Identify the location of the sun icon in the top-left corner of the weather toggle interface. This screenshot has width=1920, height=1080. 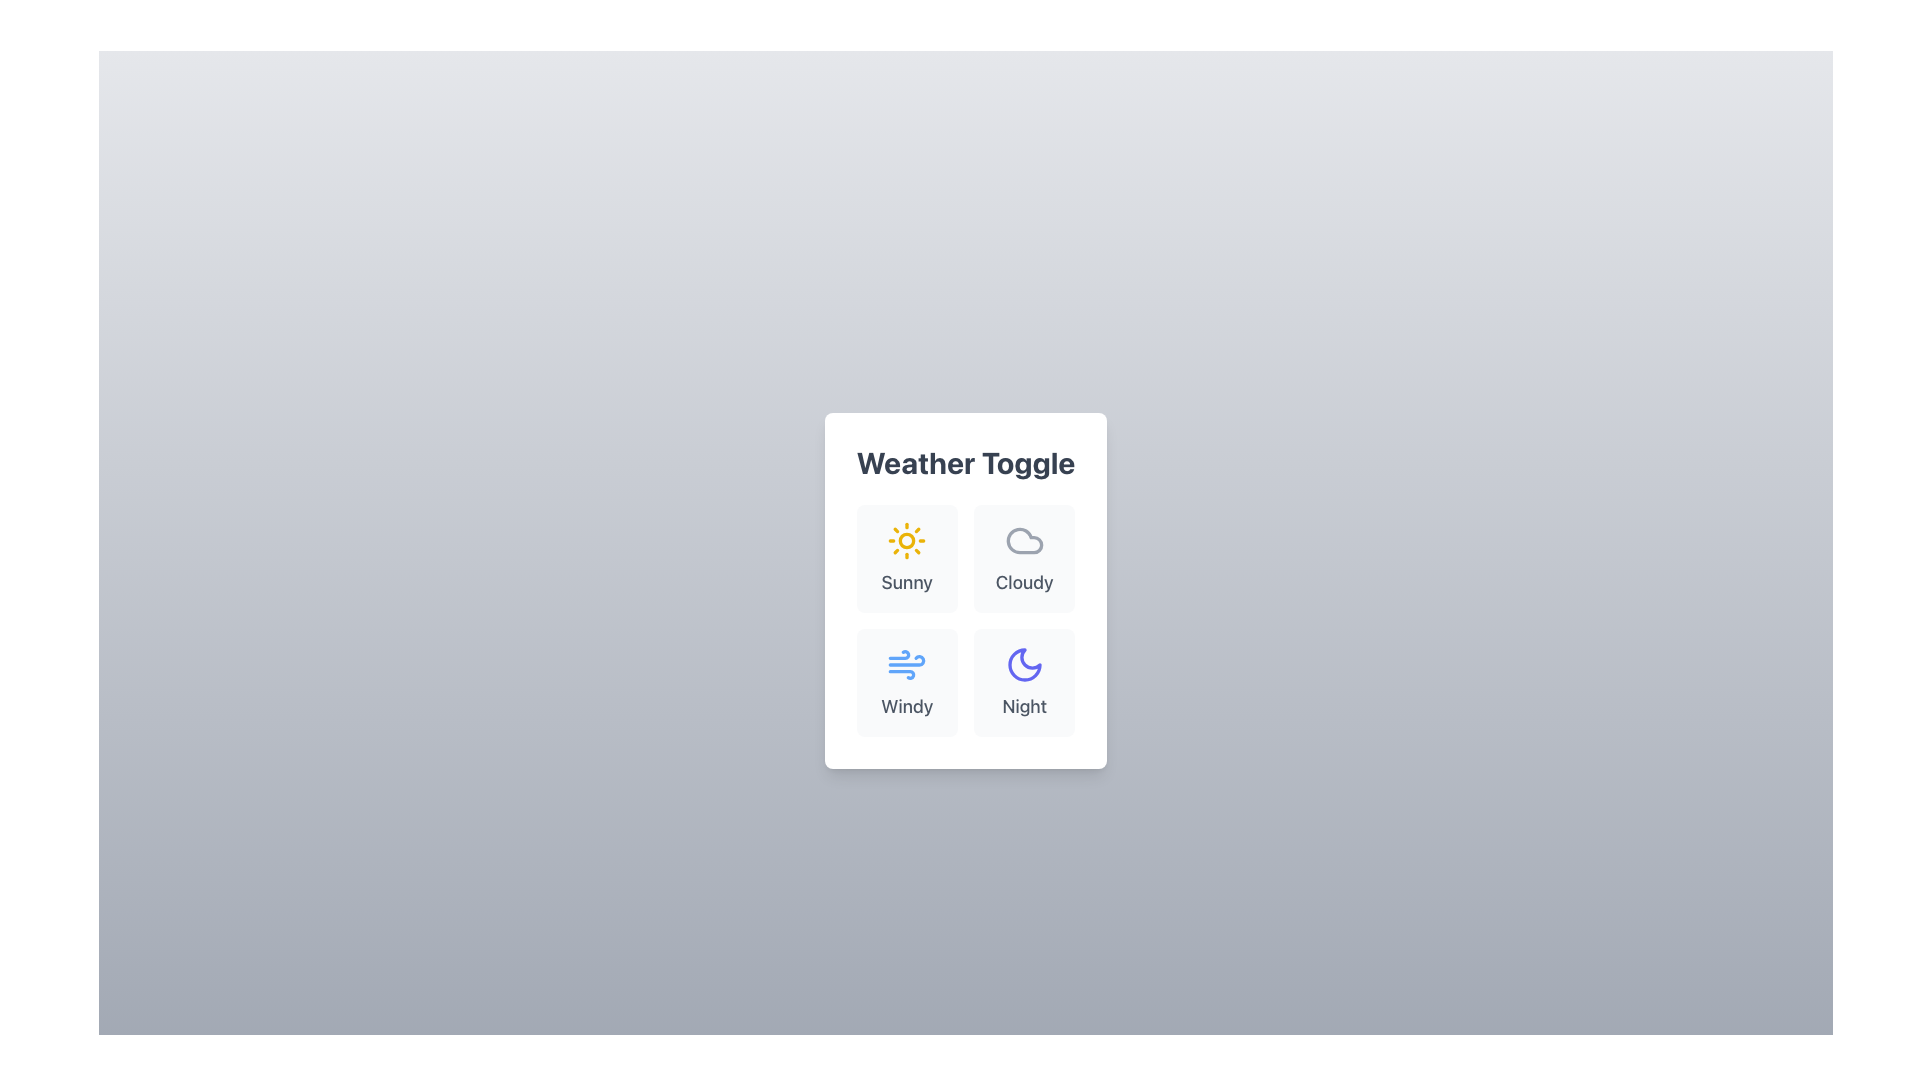
(906, 540).